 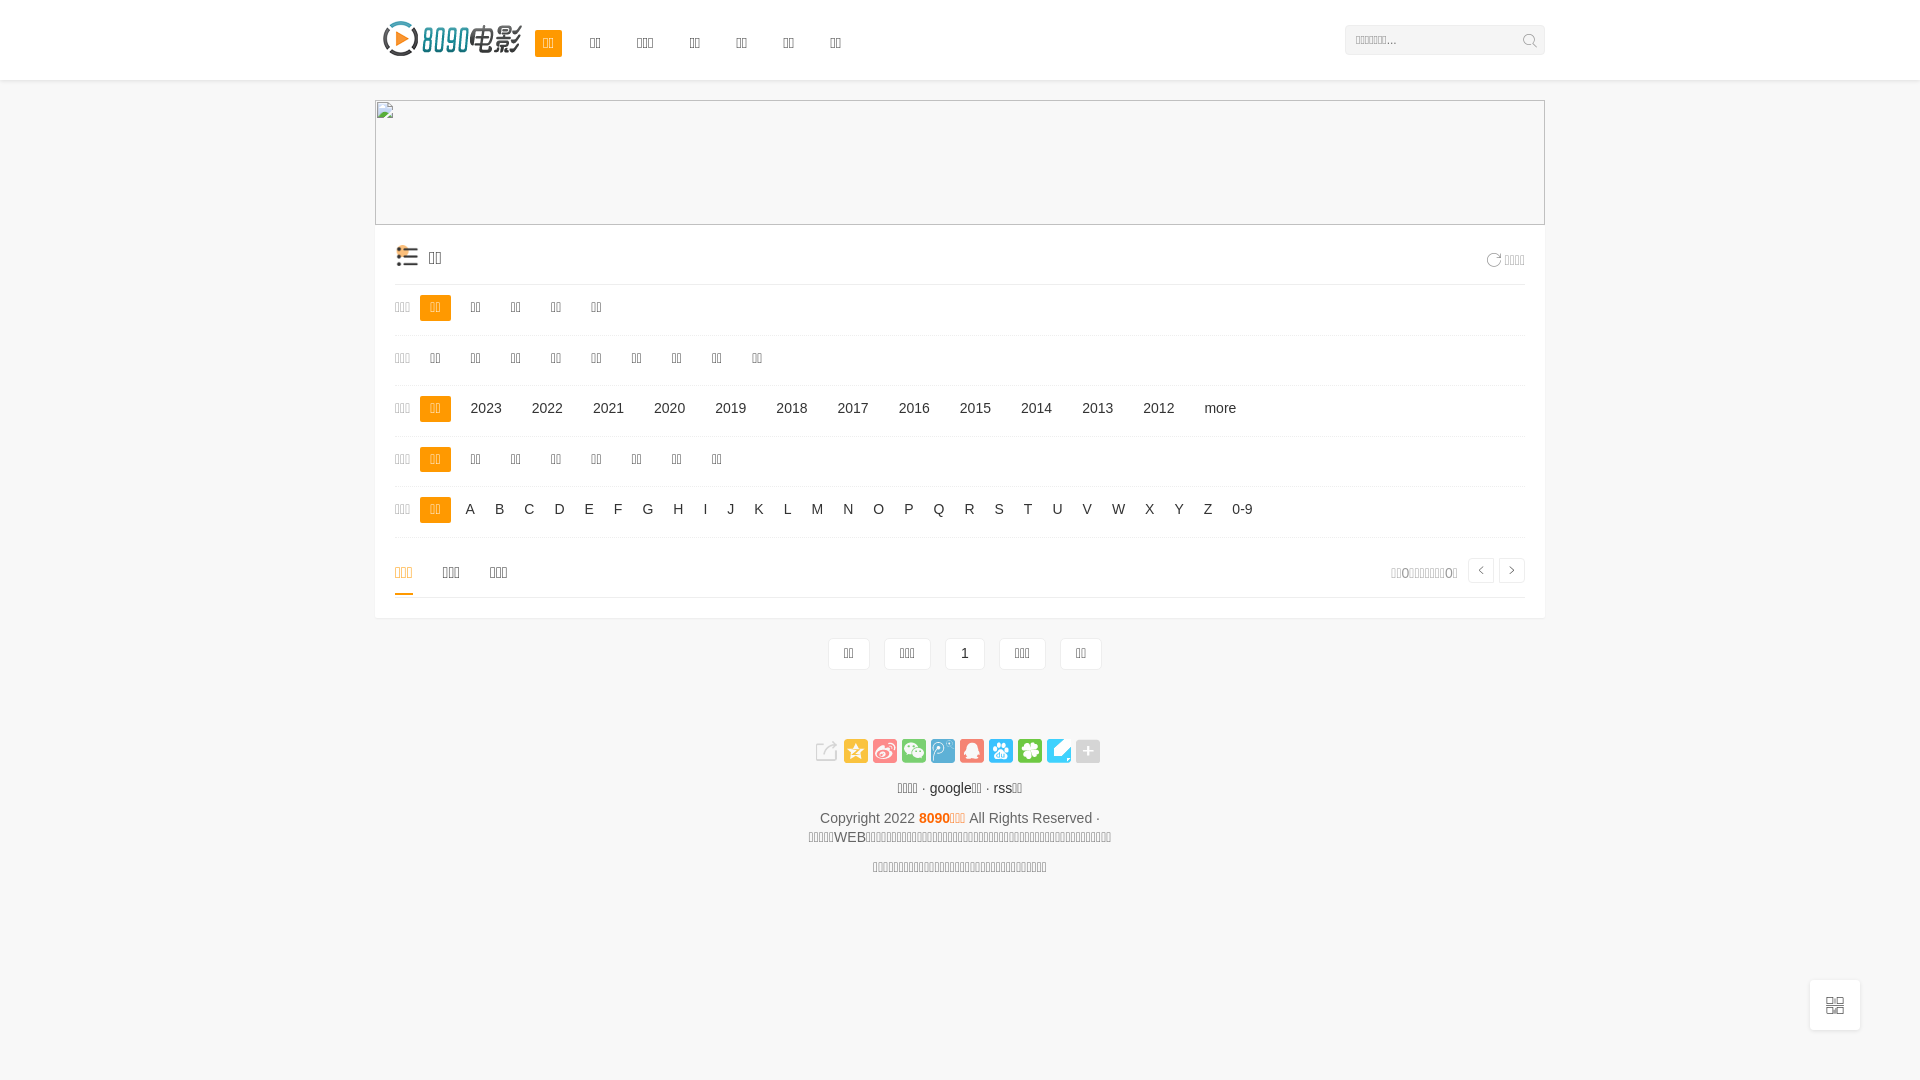 I want to click on 'U', so click(x=1055, y=508).